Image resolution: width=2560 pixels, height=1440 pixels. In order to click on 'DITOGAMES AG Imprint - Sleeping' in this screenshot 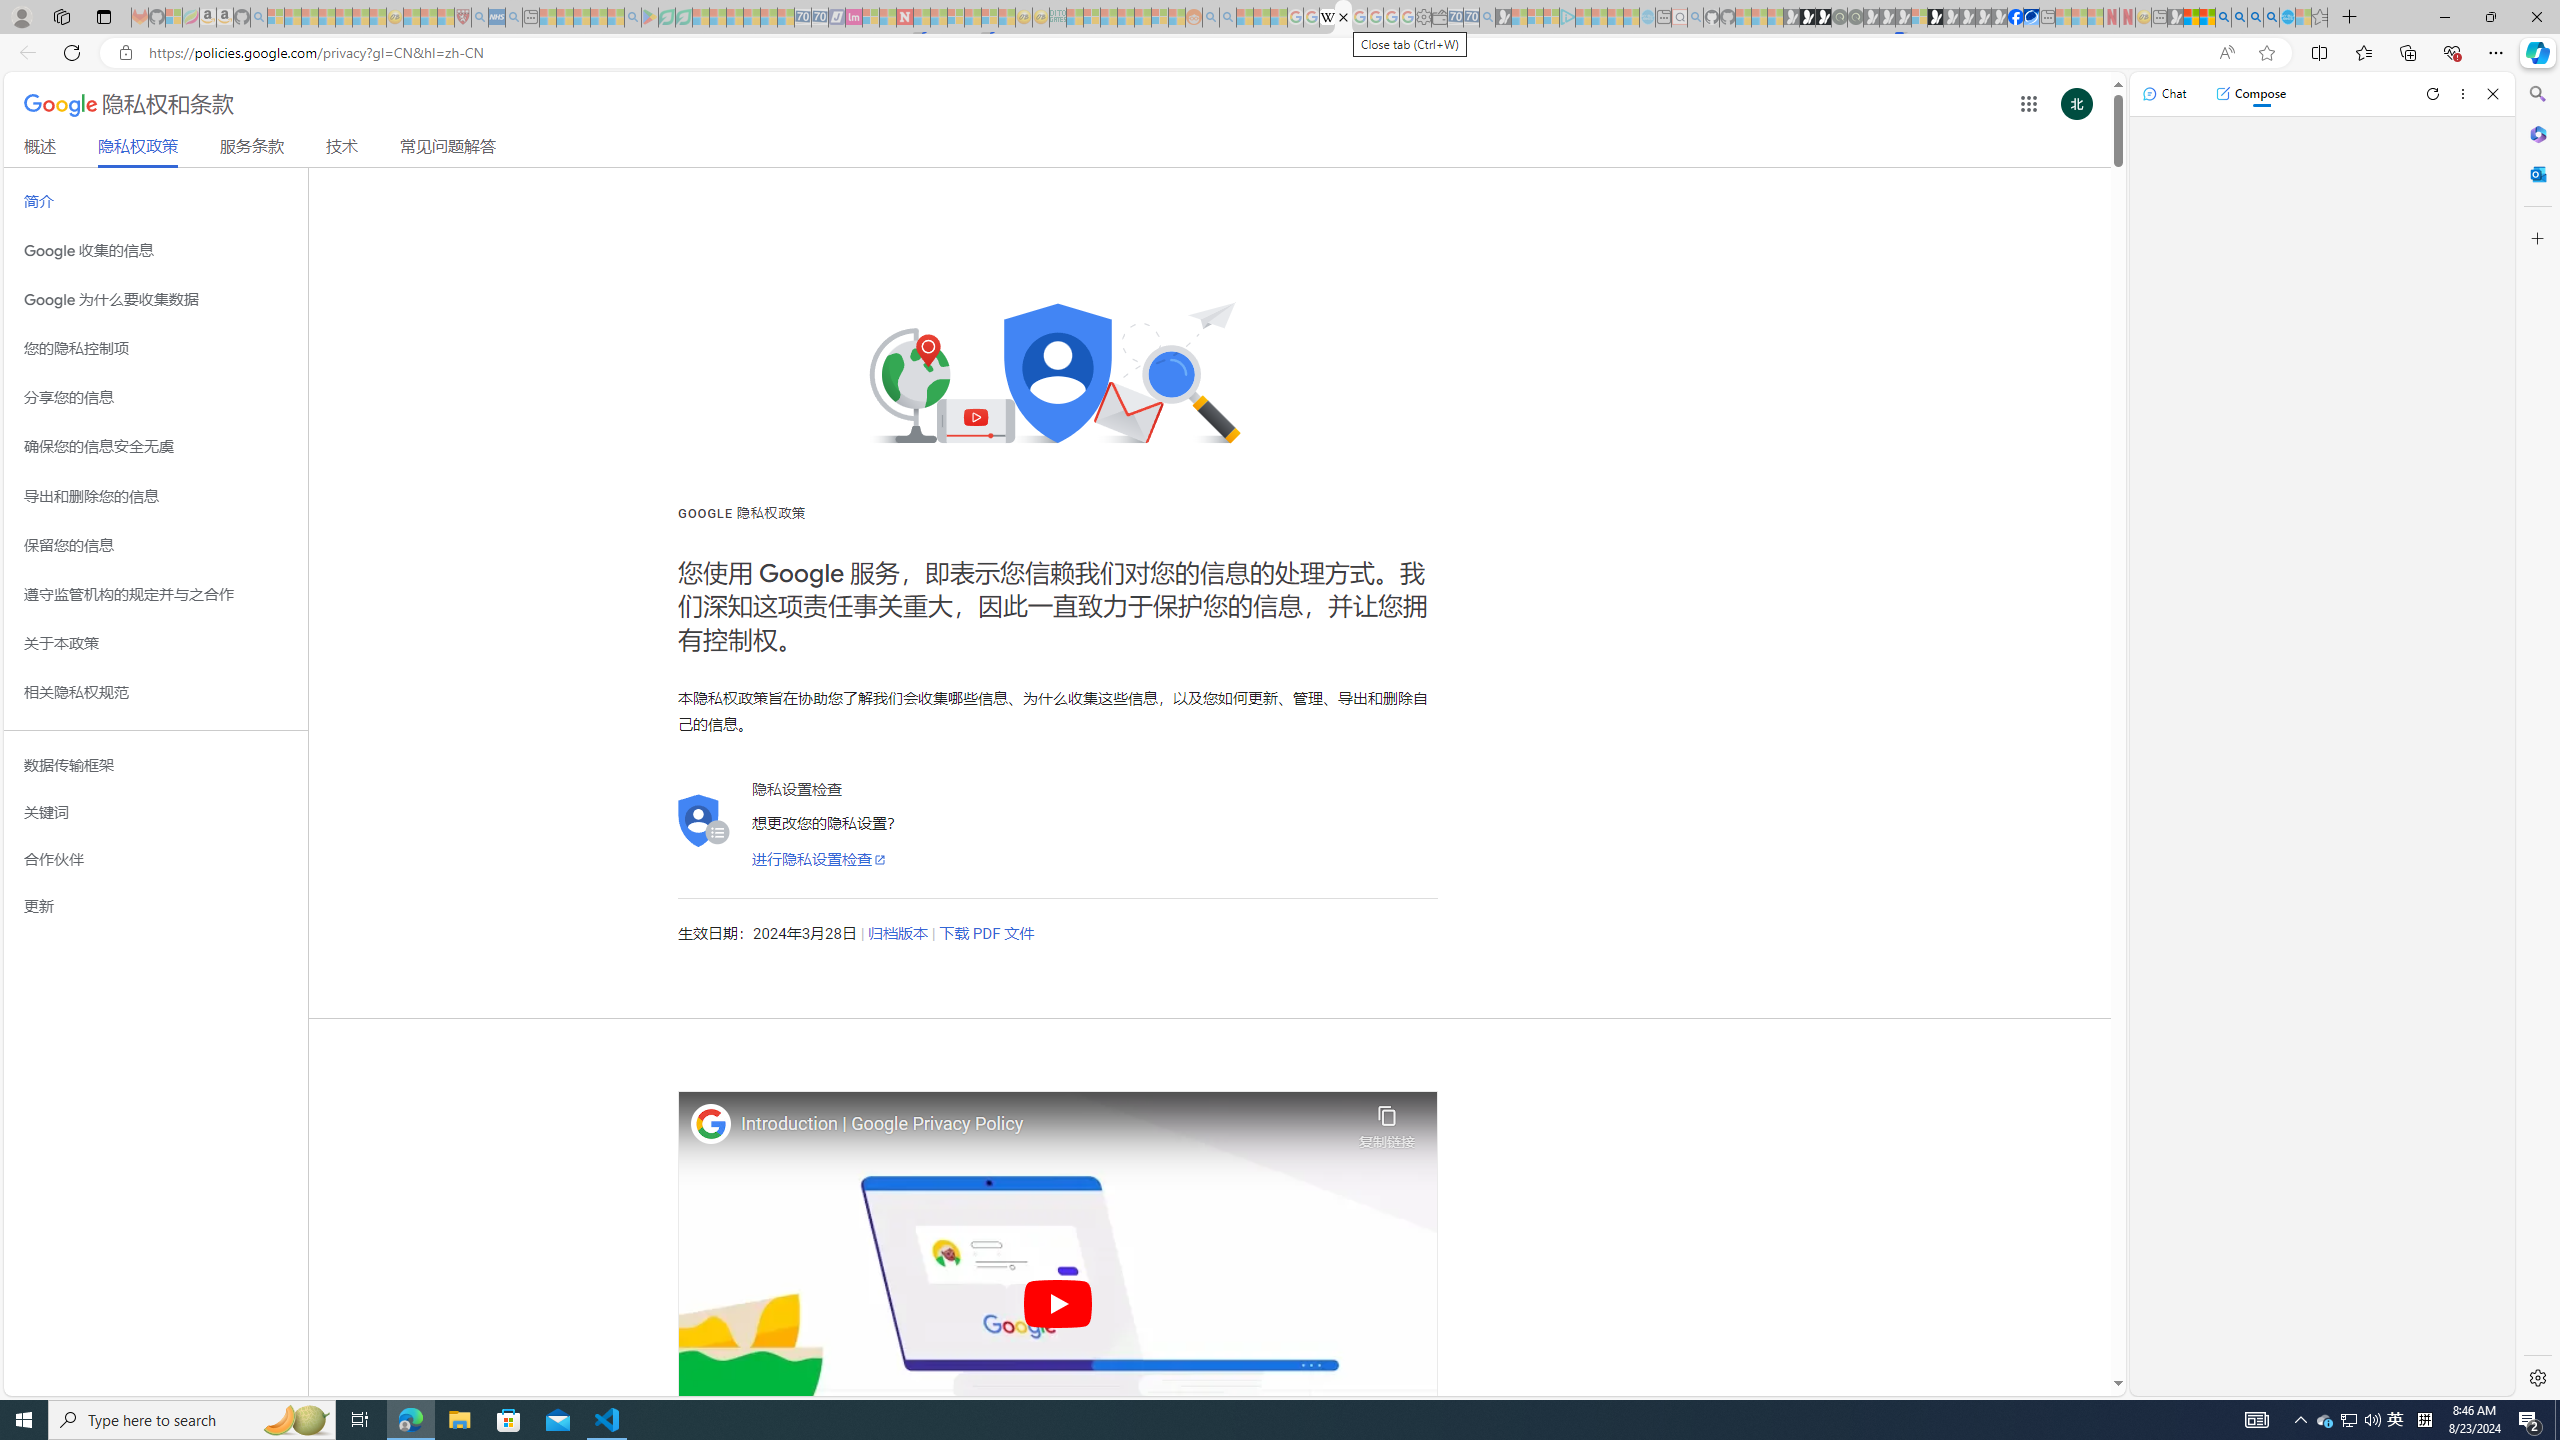, I will do `click(1057, 16)`.